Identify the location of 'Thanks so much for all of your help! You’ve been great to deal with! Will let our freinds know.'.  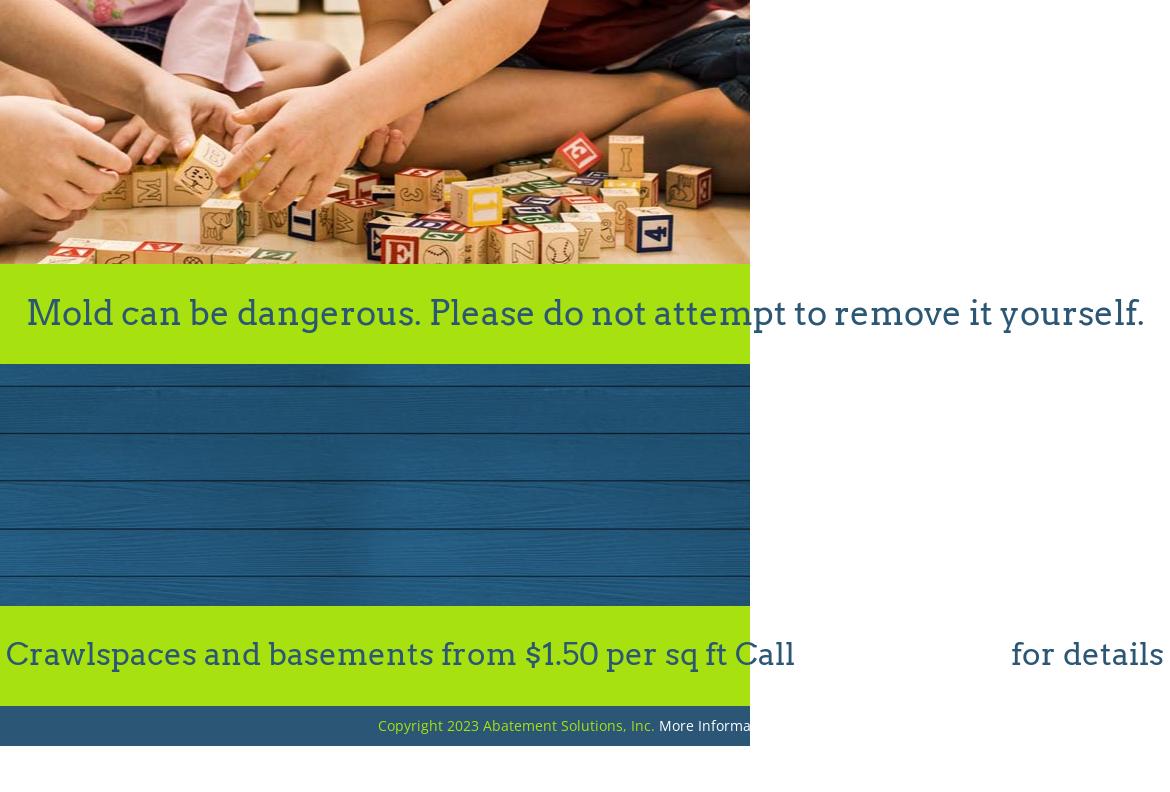
(578, 681).